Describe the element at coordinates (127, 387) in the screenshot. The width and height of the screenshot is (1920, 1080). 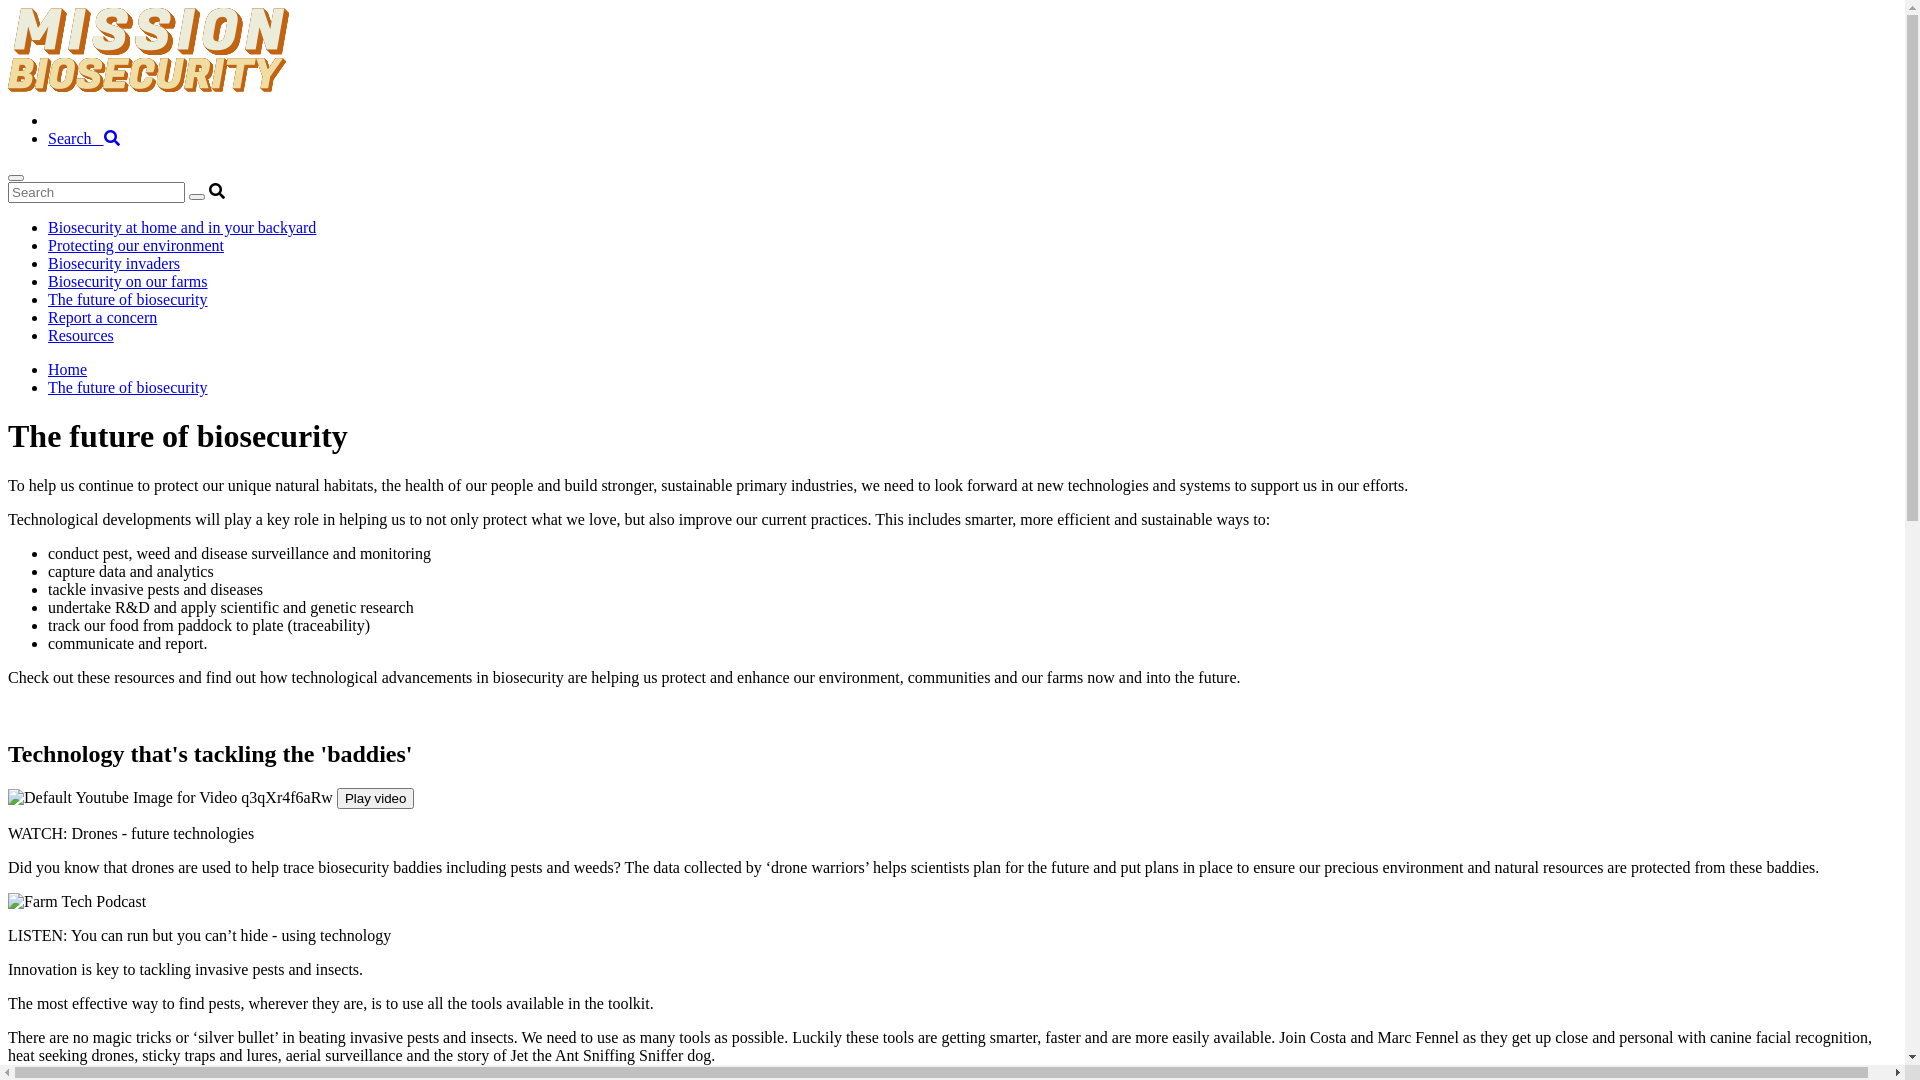
I see `'The future of biosecurity'` at that location.